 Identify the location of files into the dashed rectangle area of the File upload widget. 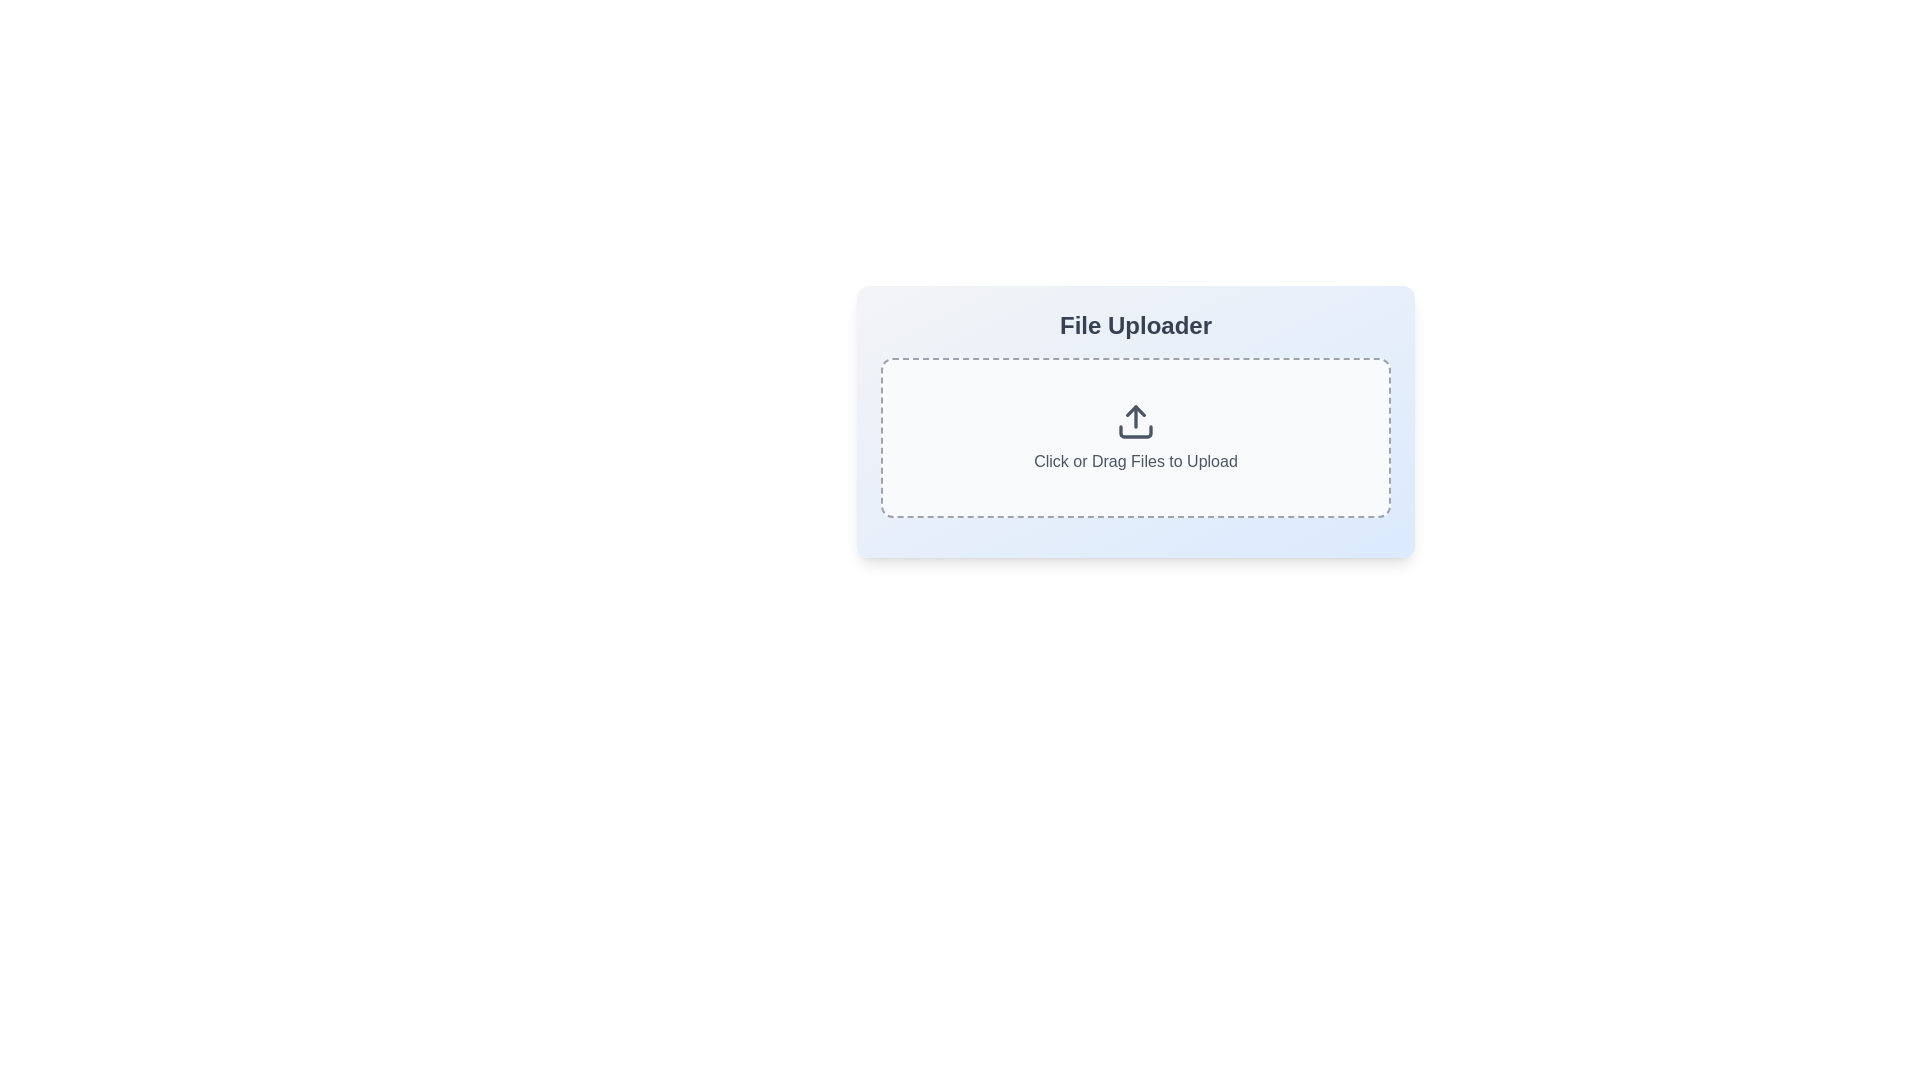
(1136, 420).